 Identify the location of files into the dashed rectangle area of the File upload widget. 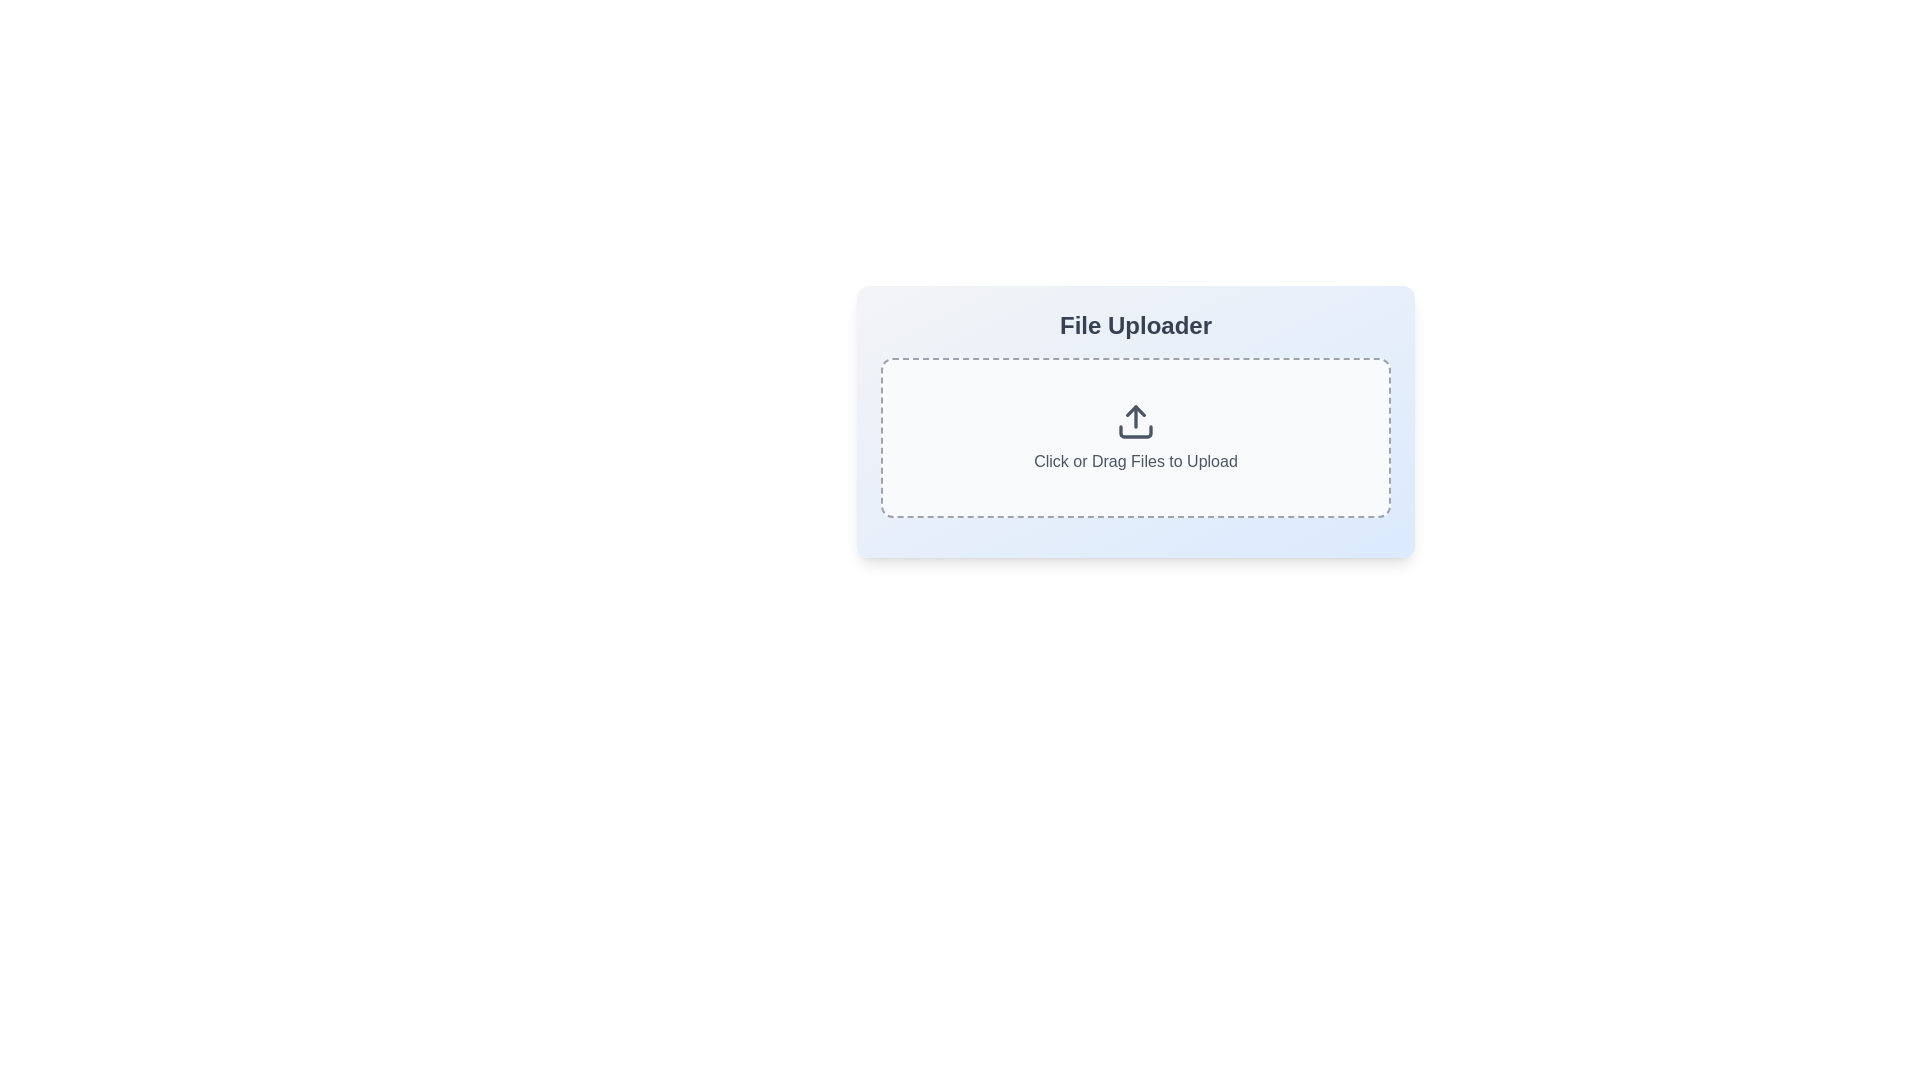
(1136, 420).